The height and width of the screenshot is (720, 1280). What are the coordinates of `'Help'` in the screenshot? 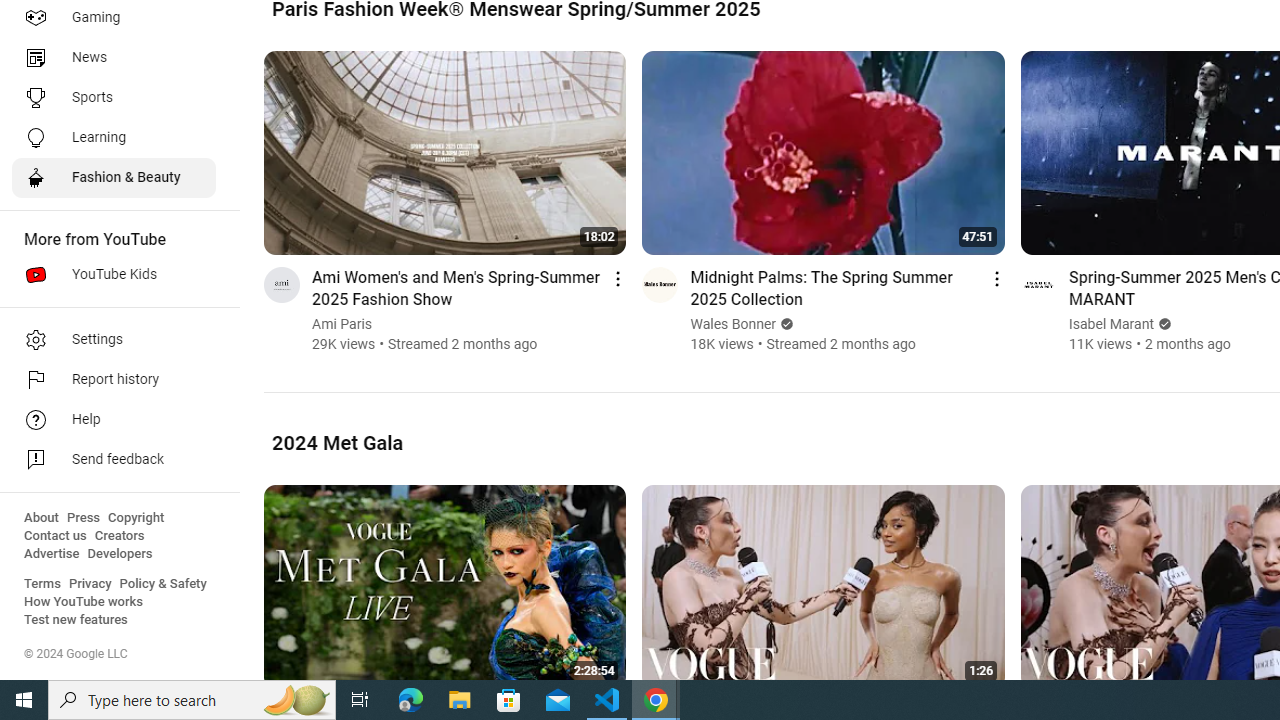 It's located at (112, 419).